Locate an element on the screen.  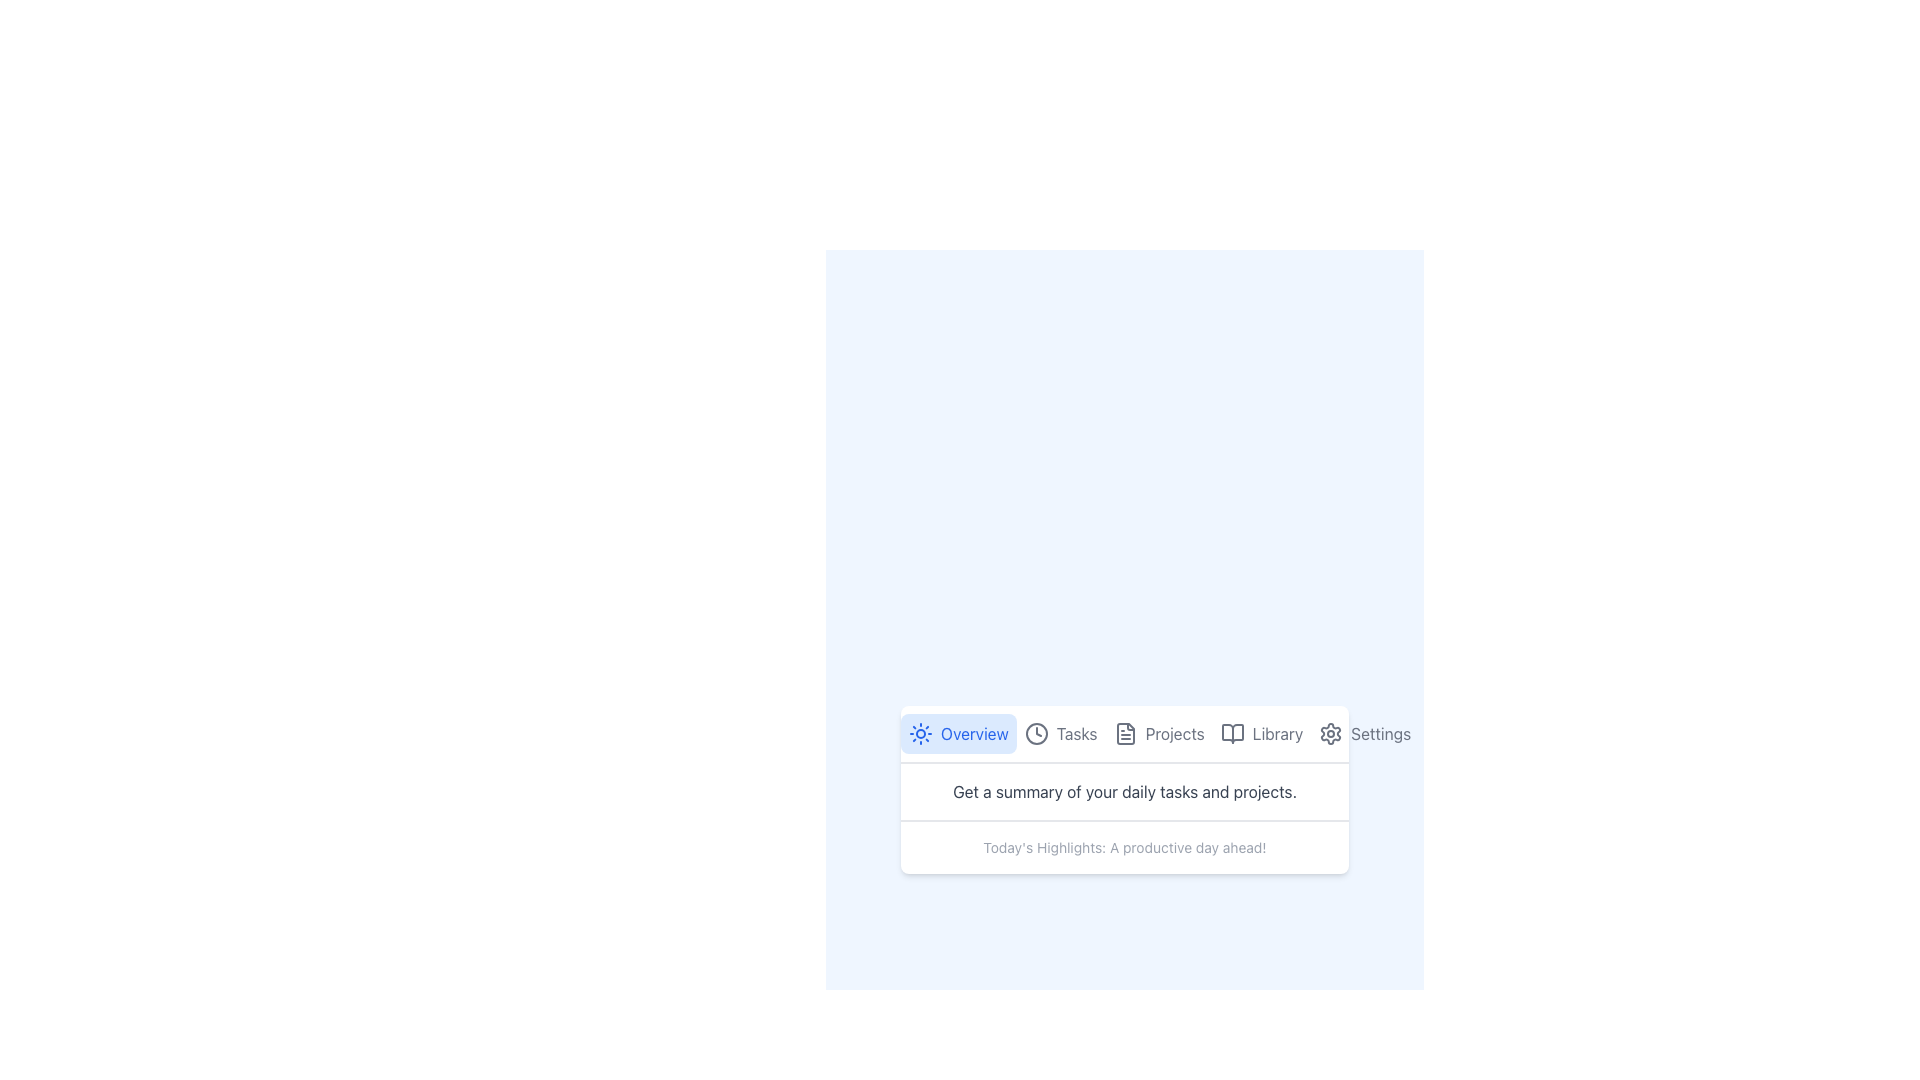
the 'Settings' button, which is the last item is located at coordinates (1363, 733).